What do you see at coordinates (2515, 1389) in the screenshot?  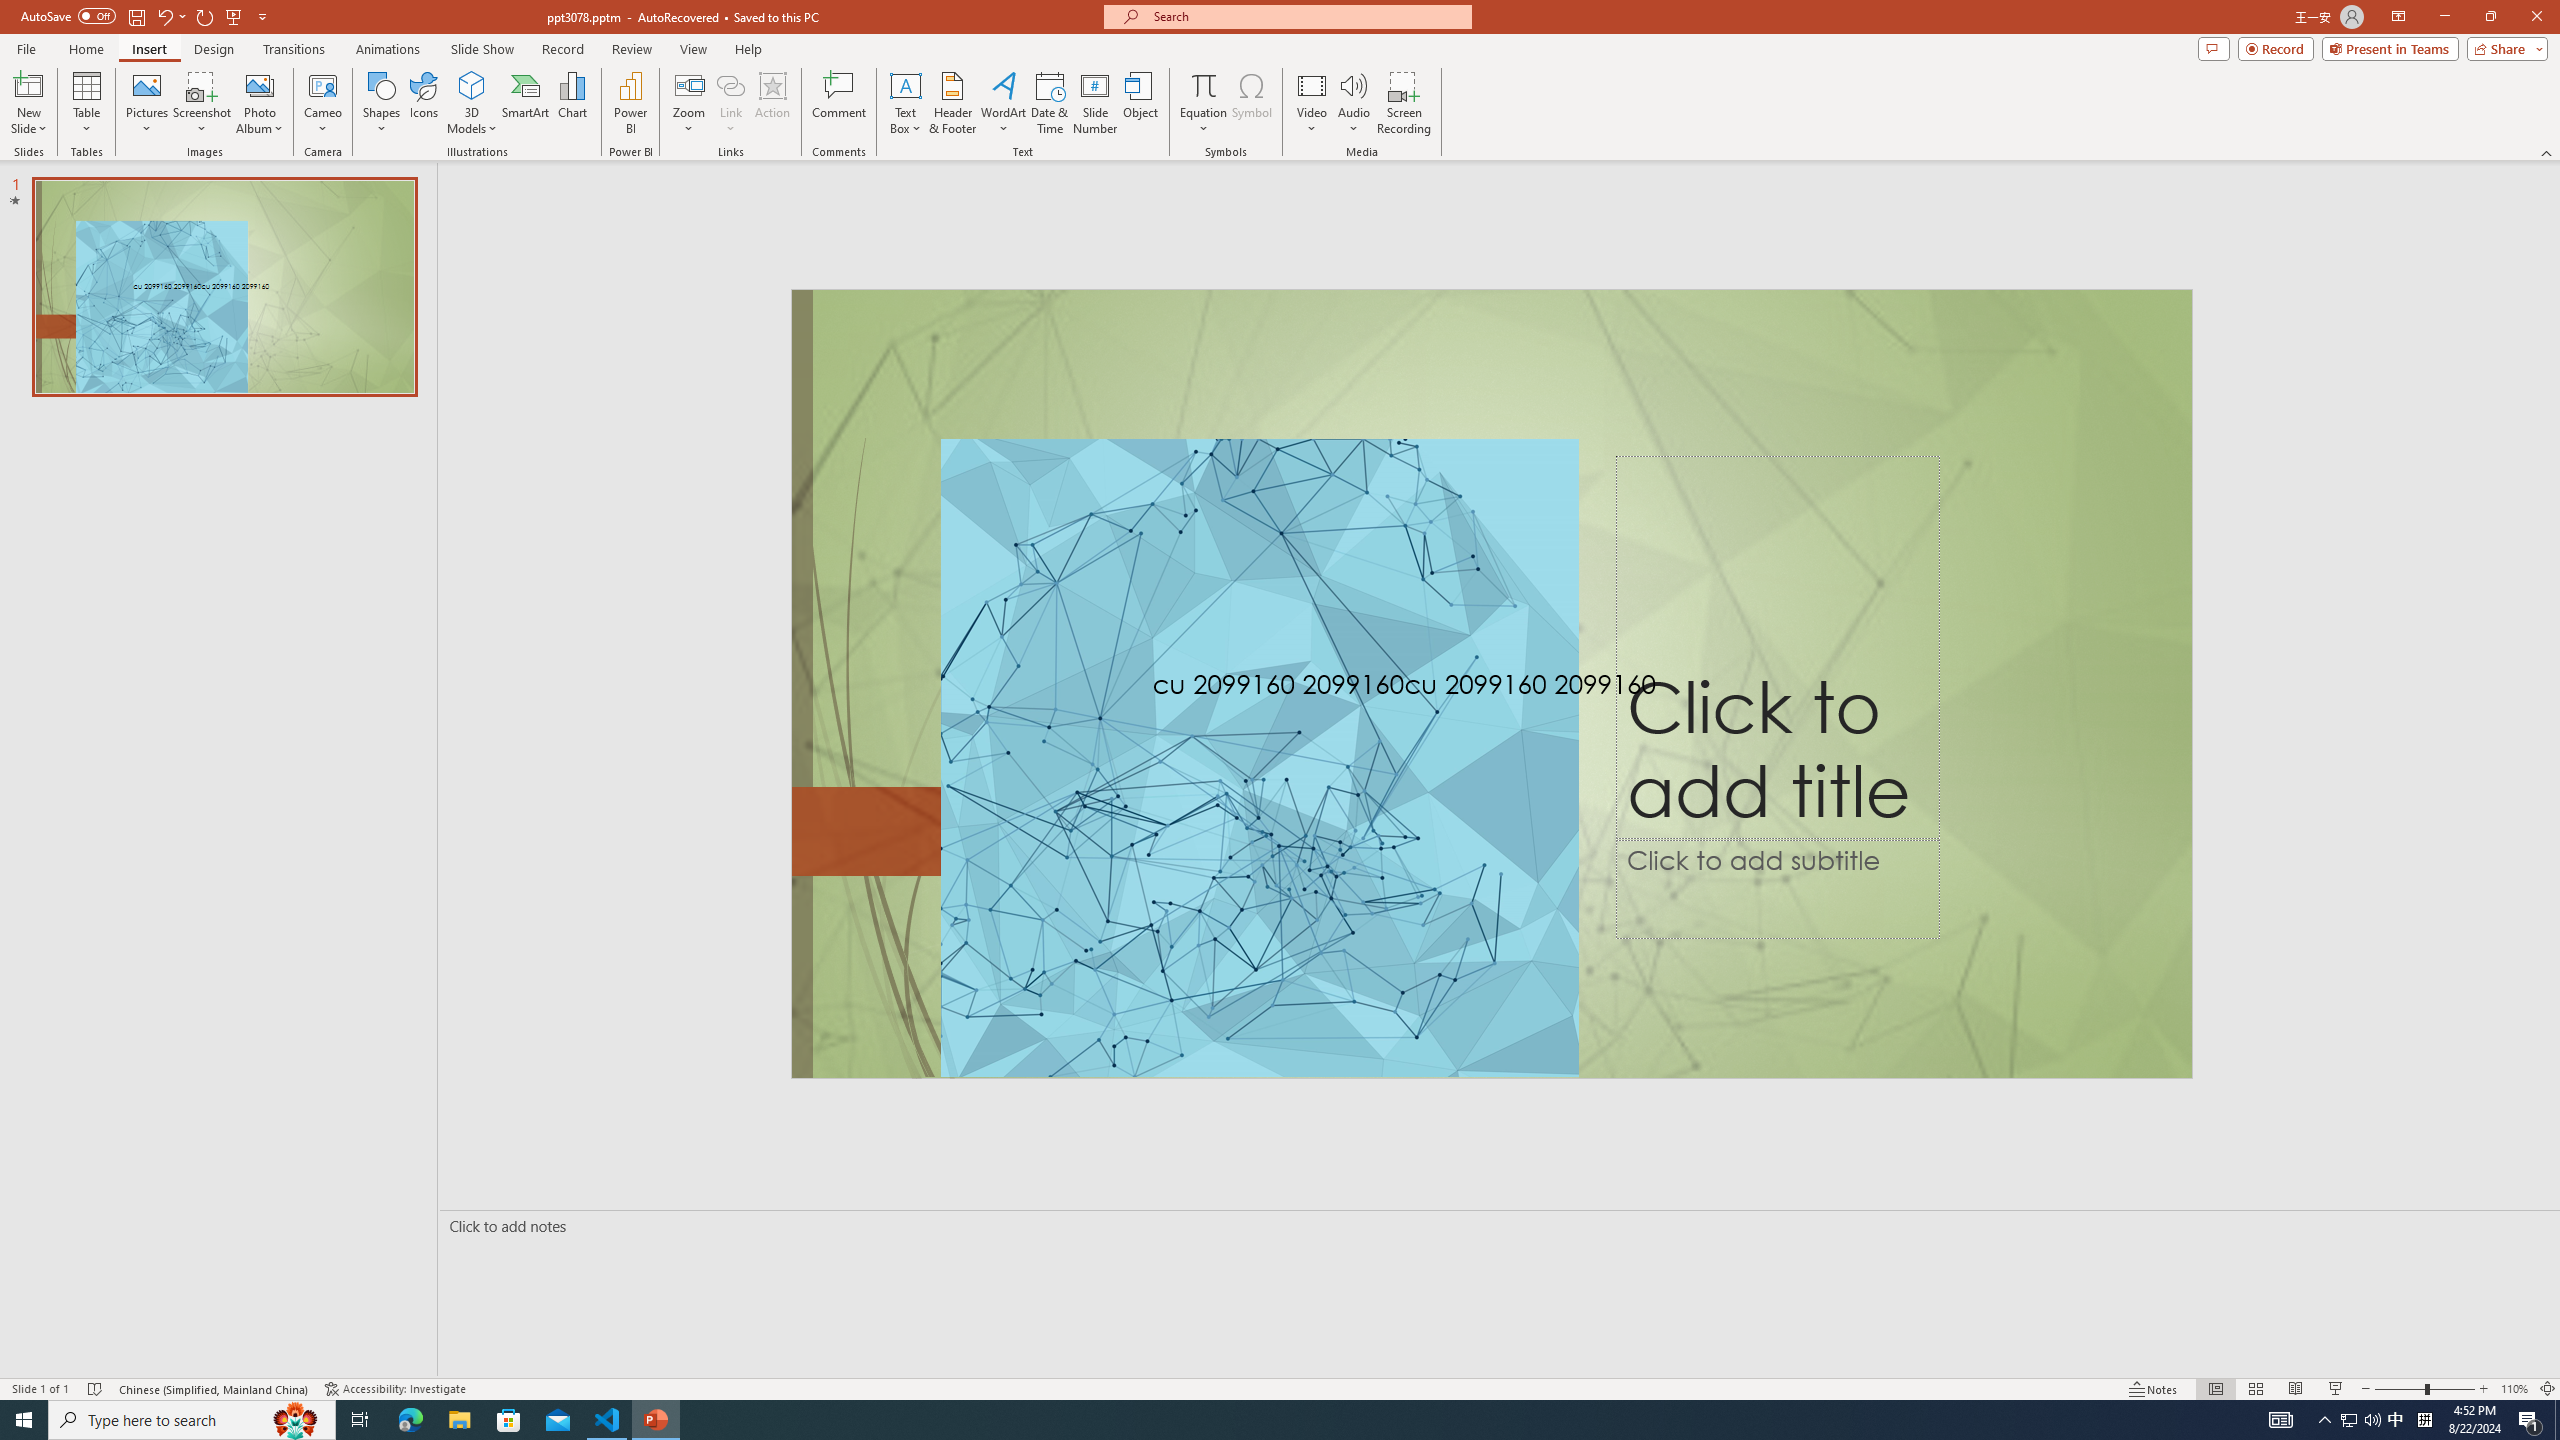 I see `'Zoom 110%'` at bounding box center [2515, 1389].